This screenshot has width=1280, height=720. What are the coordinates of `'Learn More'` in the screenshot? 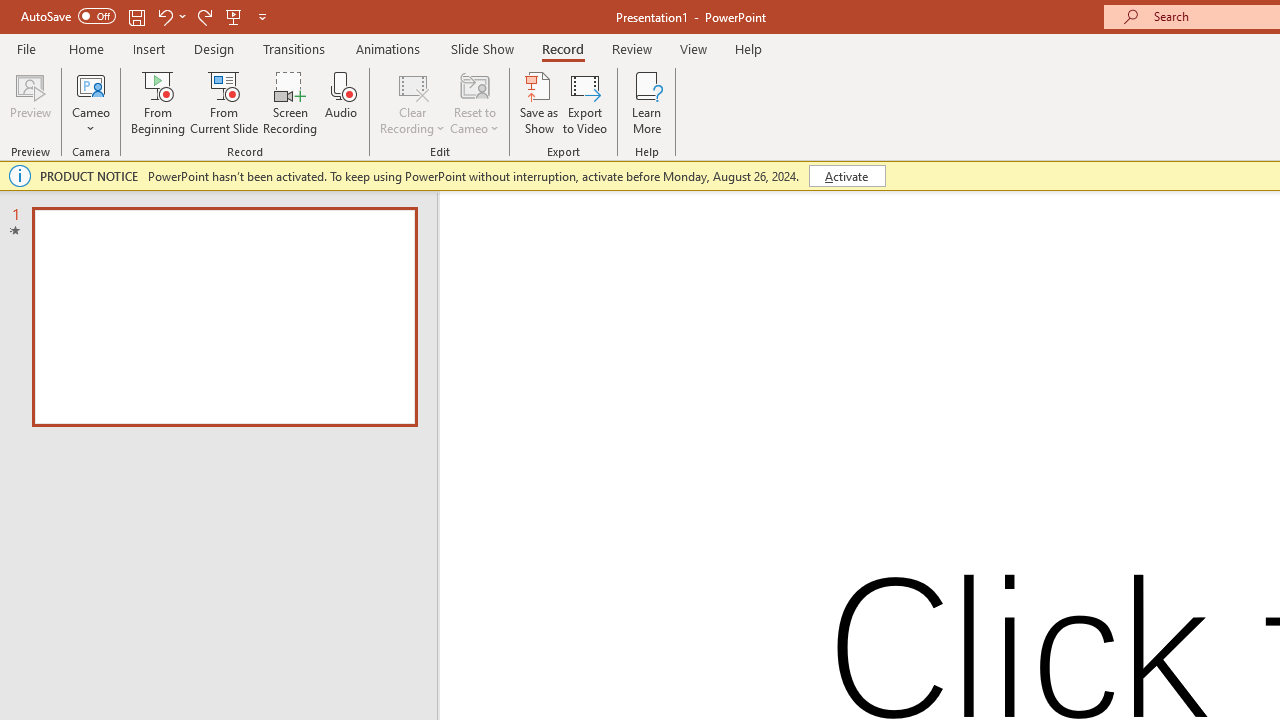 It's located at (647, 103).